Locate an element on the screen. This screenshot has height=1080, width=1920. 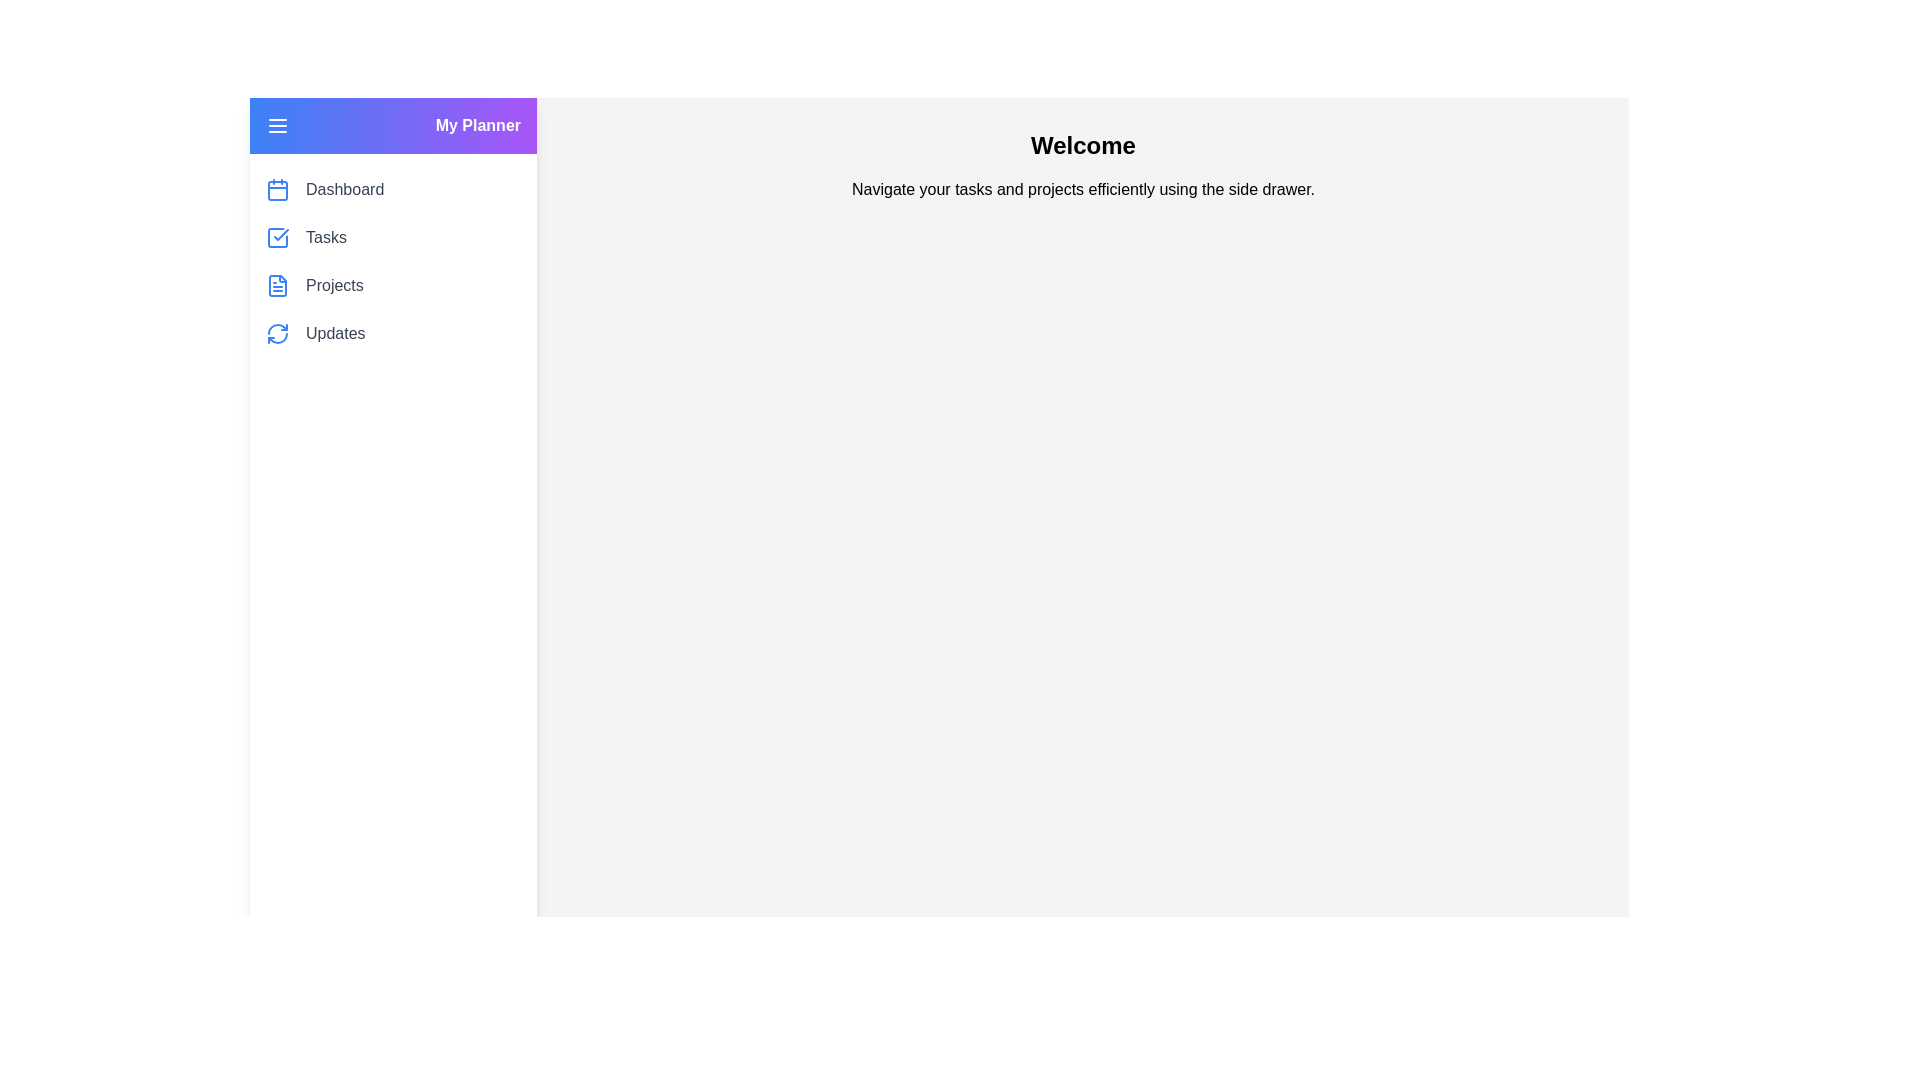
the toggle button to open or close the drawer is located at coordinates (277, 126).